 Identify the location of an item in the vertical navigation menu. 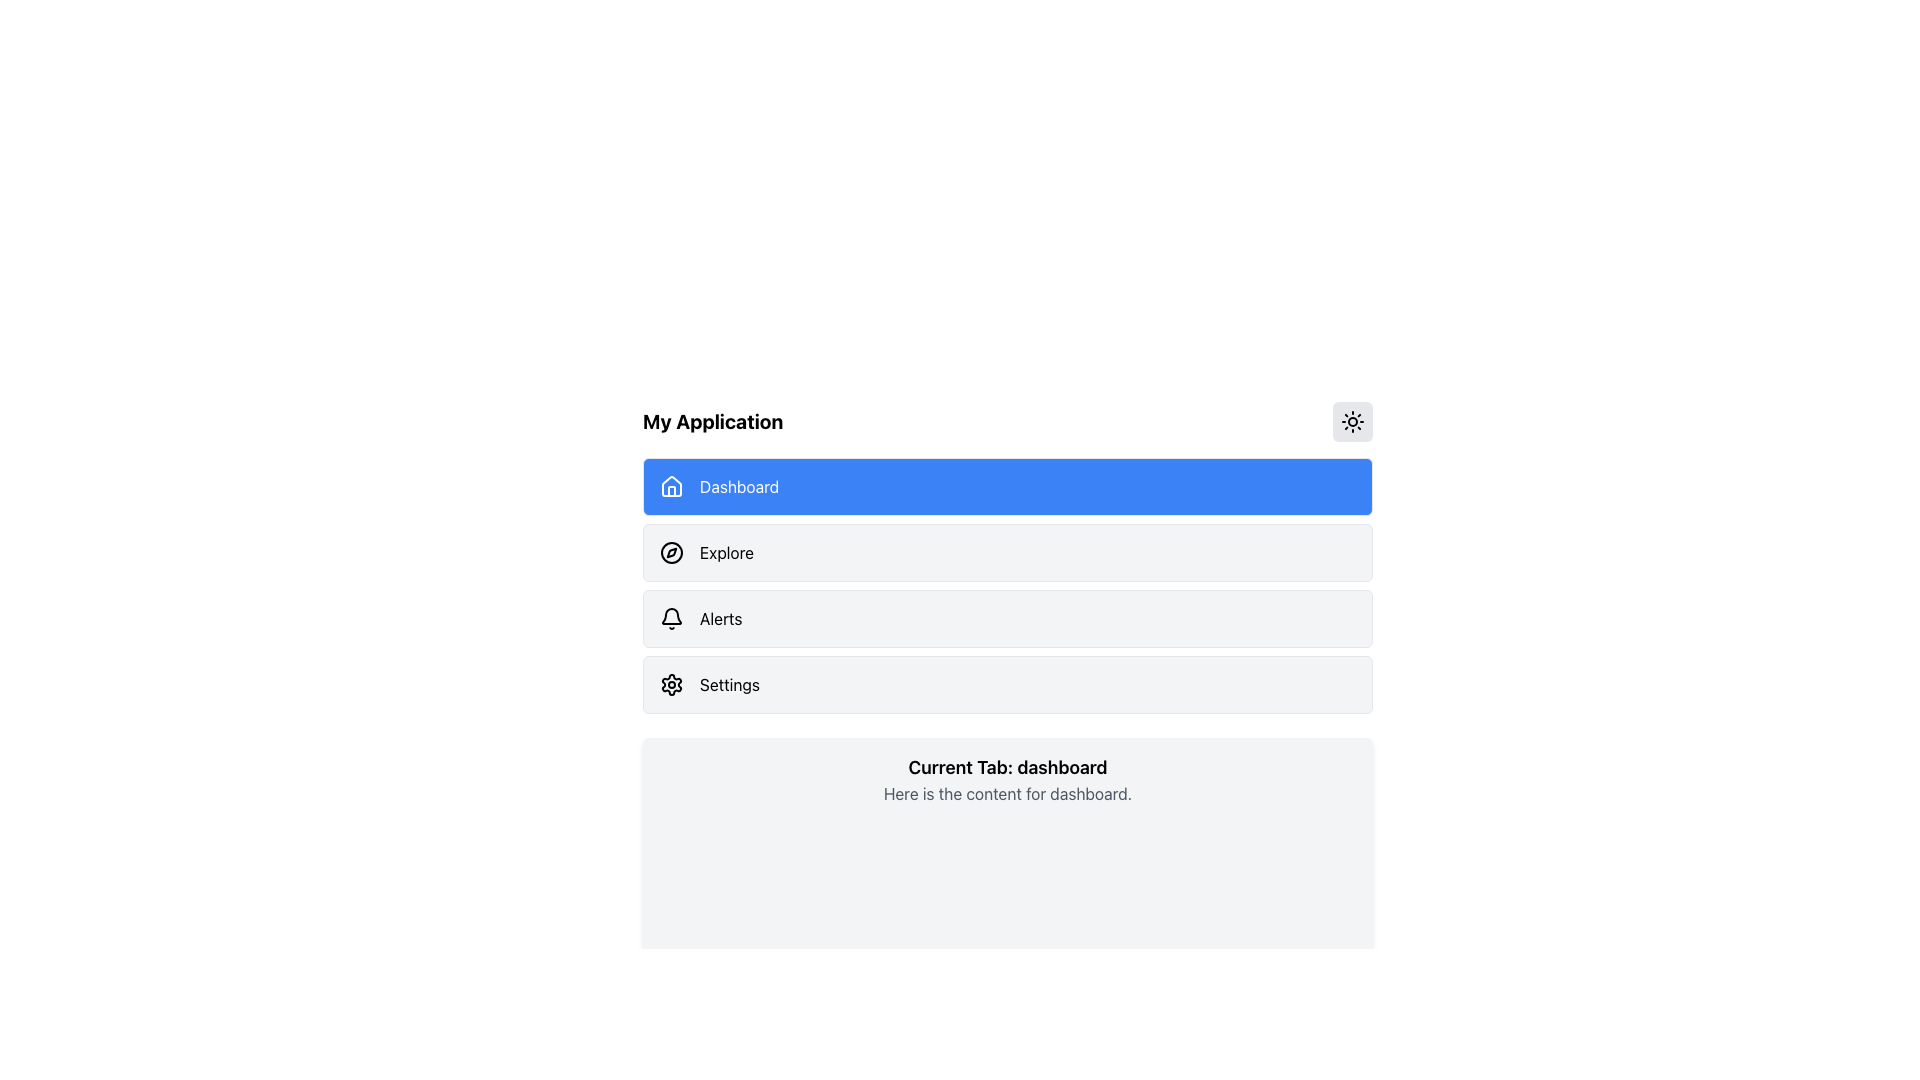
(1008, 585).